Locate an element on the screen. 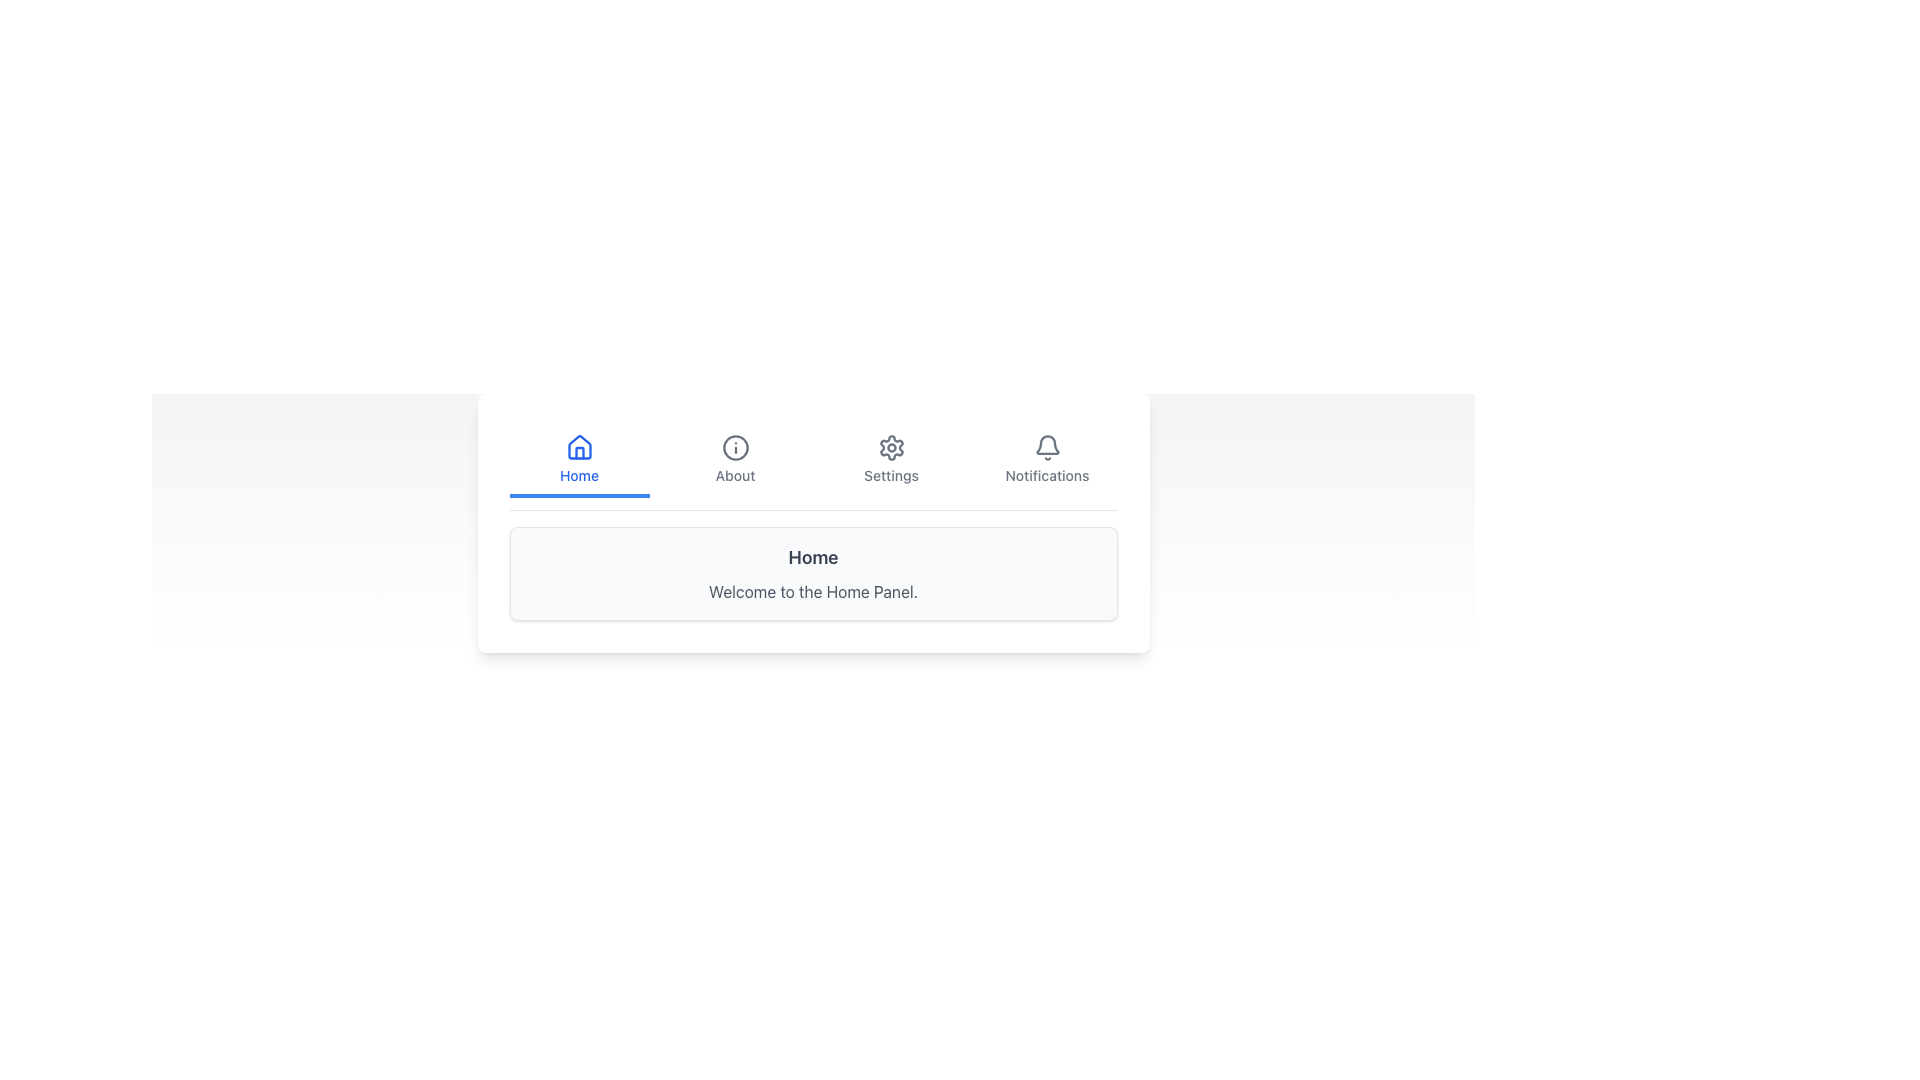 This screenshot has height=1080, width=1920. the 'Notifications' text label, which is styled with a small font size and medium weight, located directly beneath the bell icon in the navigation bar at the top-right corner of the panel is located at coordinates (1046, 475).